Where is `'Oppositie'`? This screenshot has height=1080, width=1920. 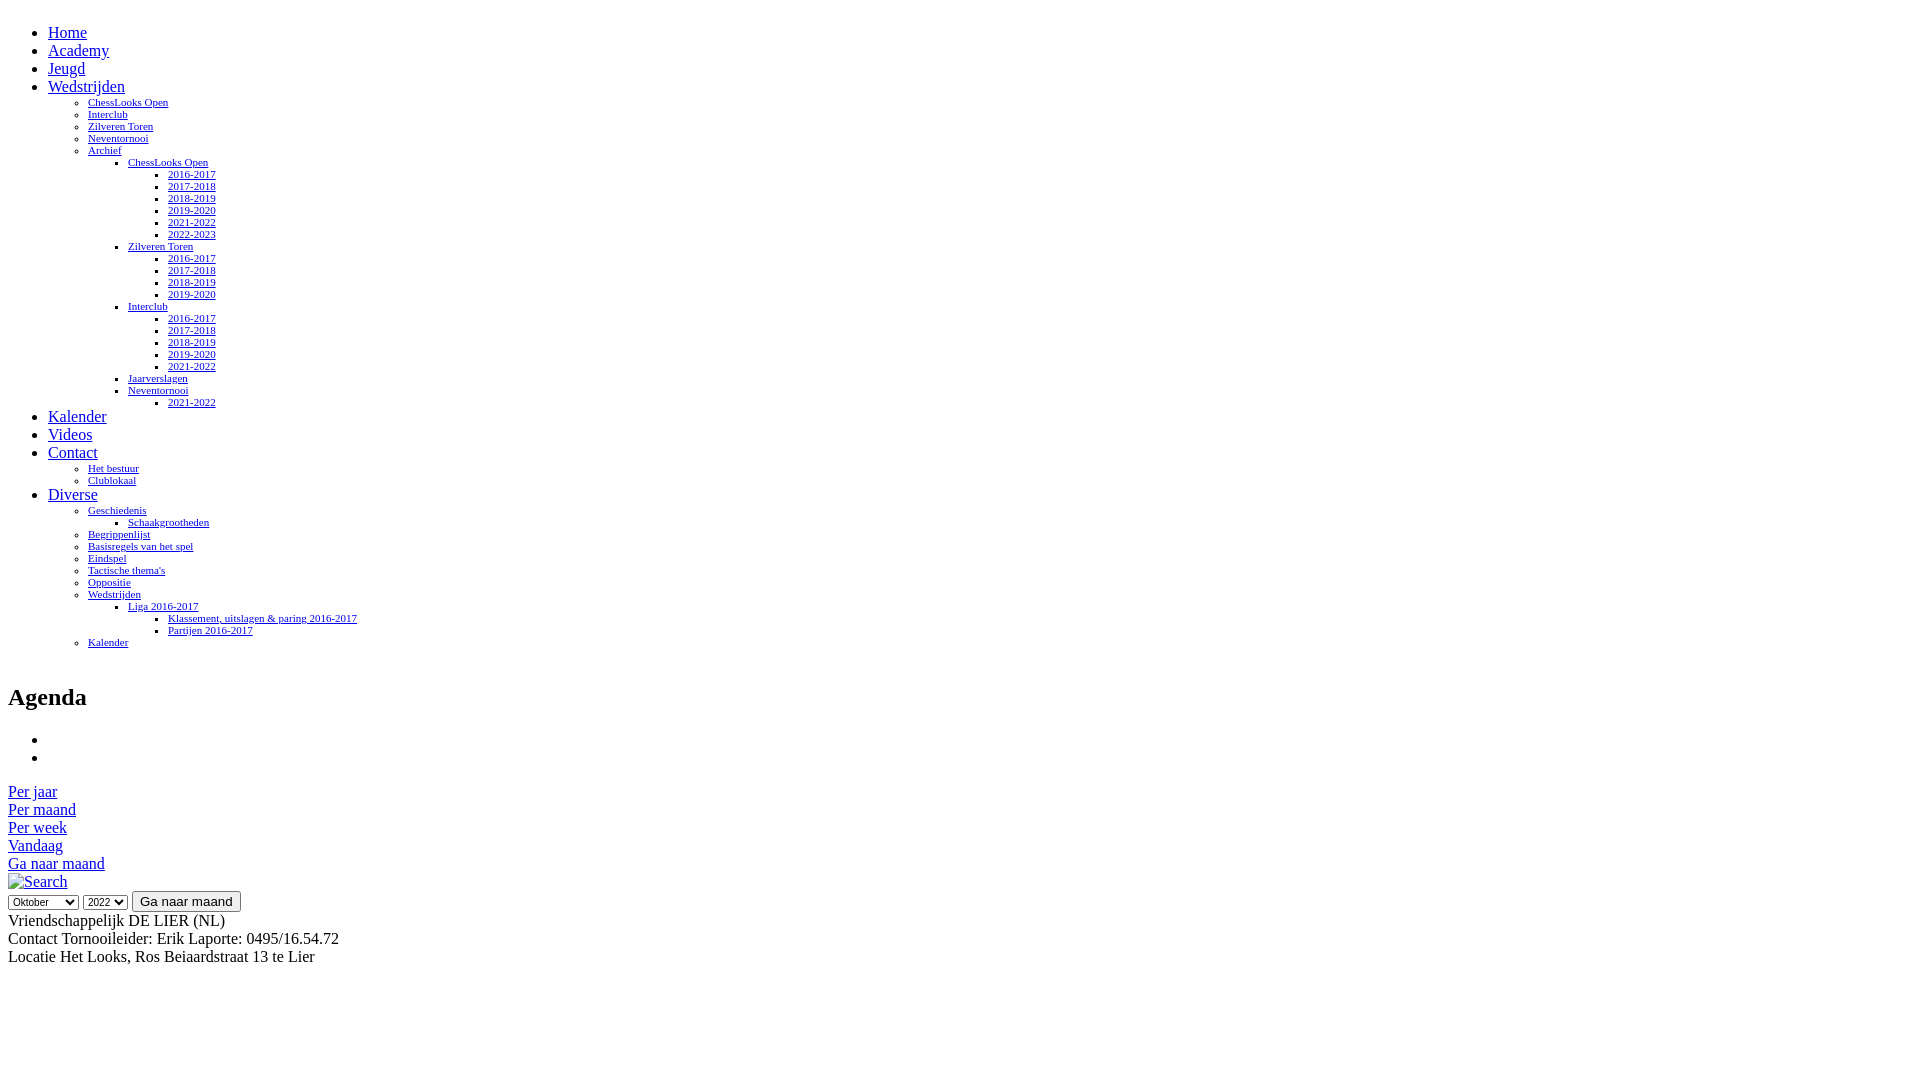
'Oppositie' is located at coordinates (108, 582).